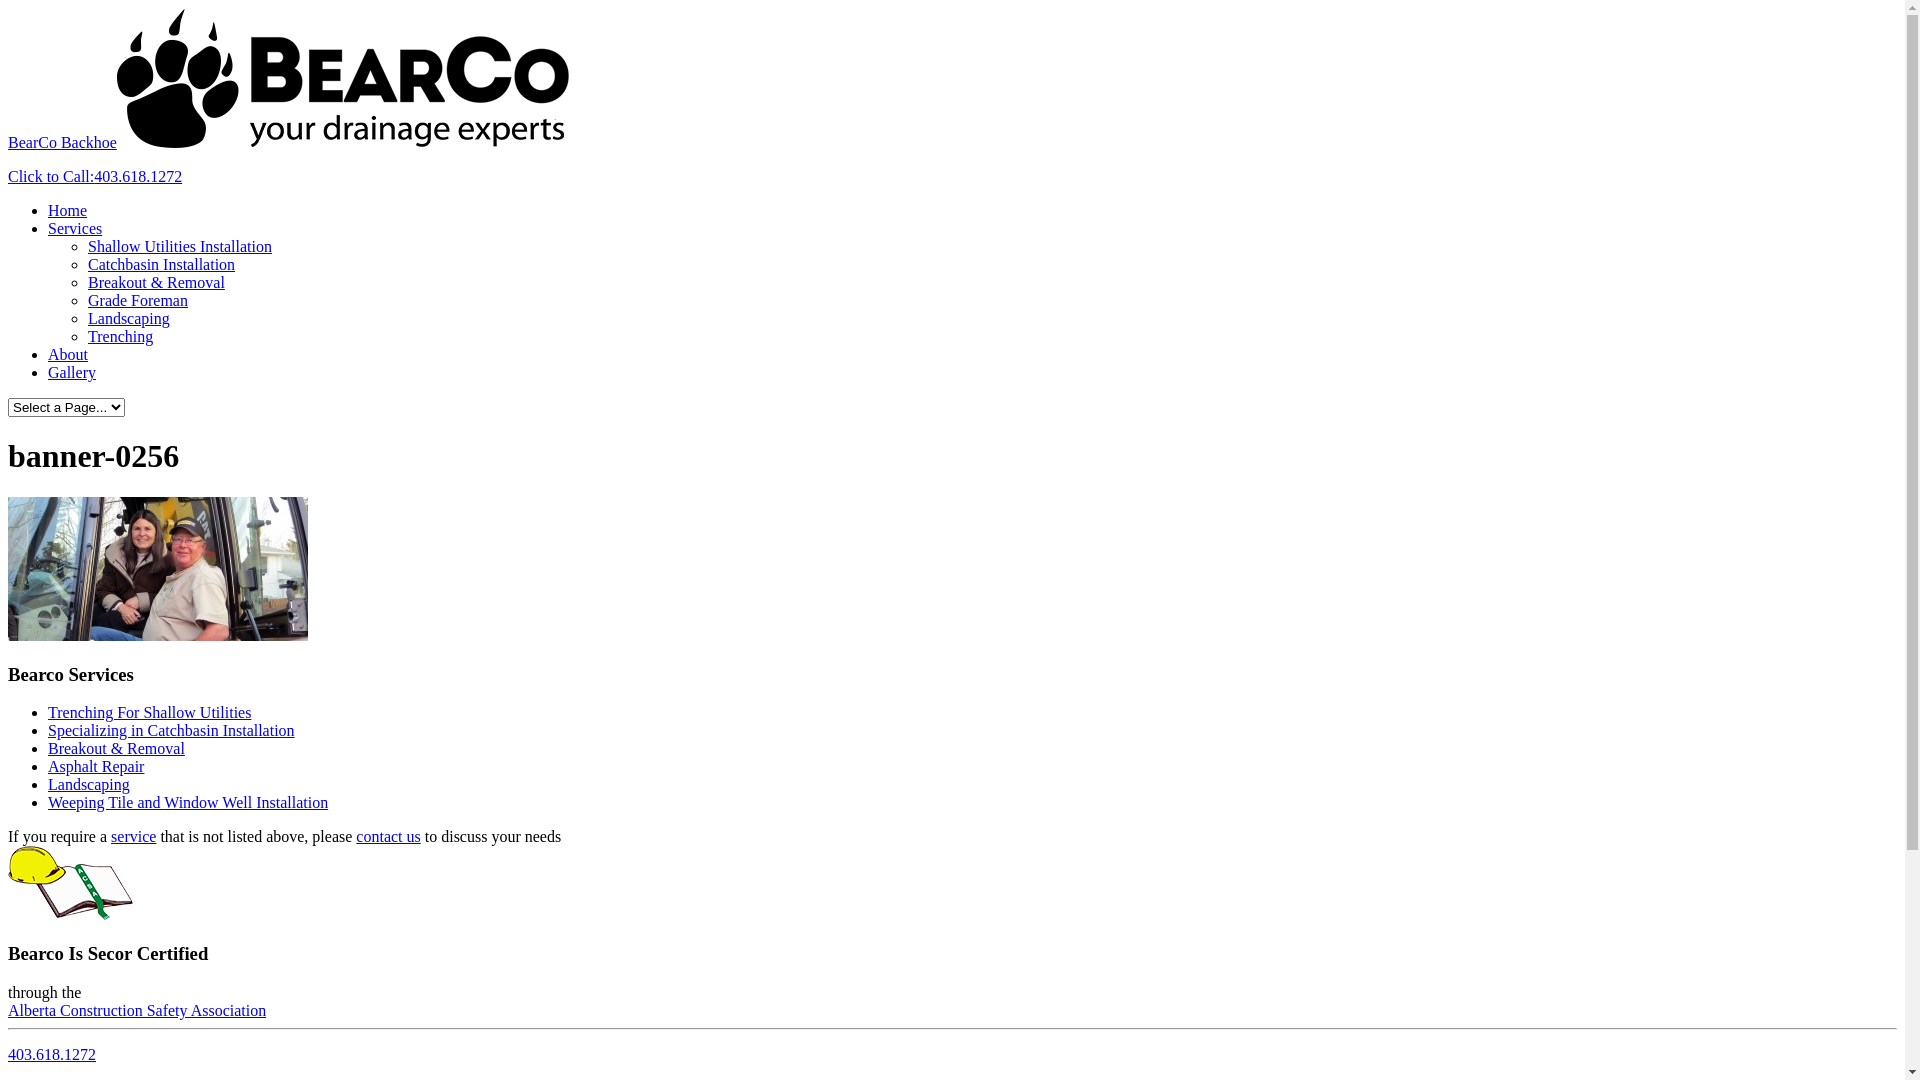 This screenshot has width=1920, height=1080. I want to click on 'Click to Call:', so click(51, 175).